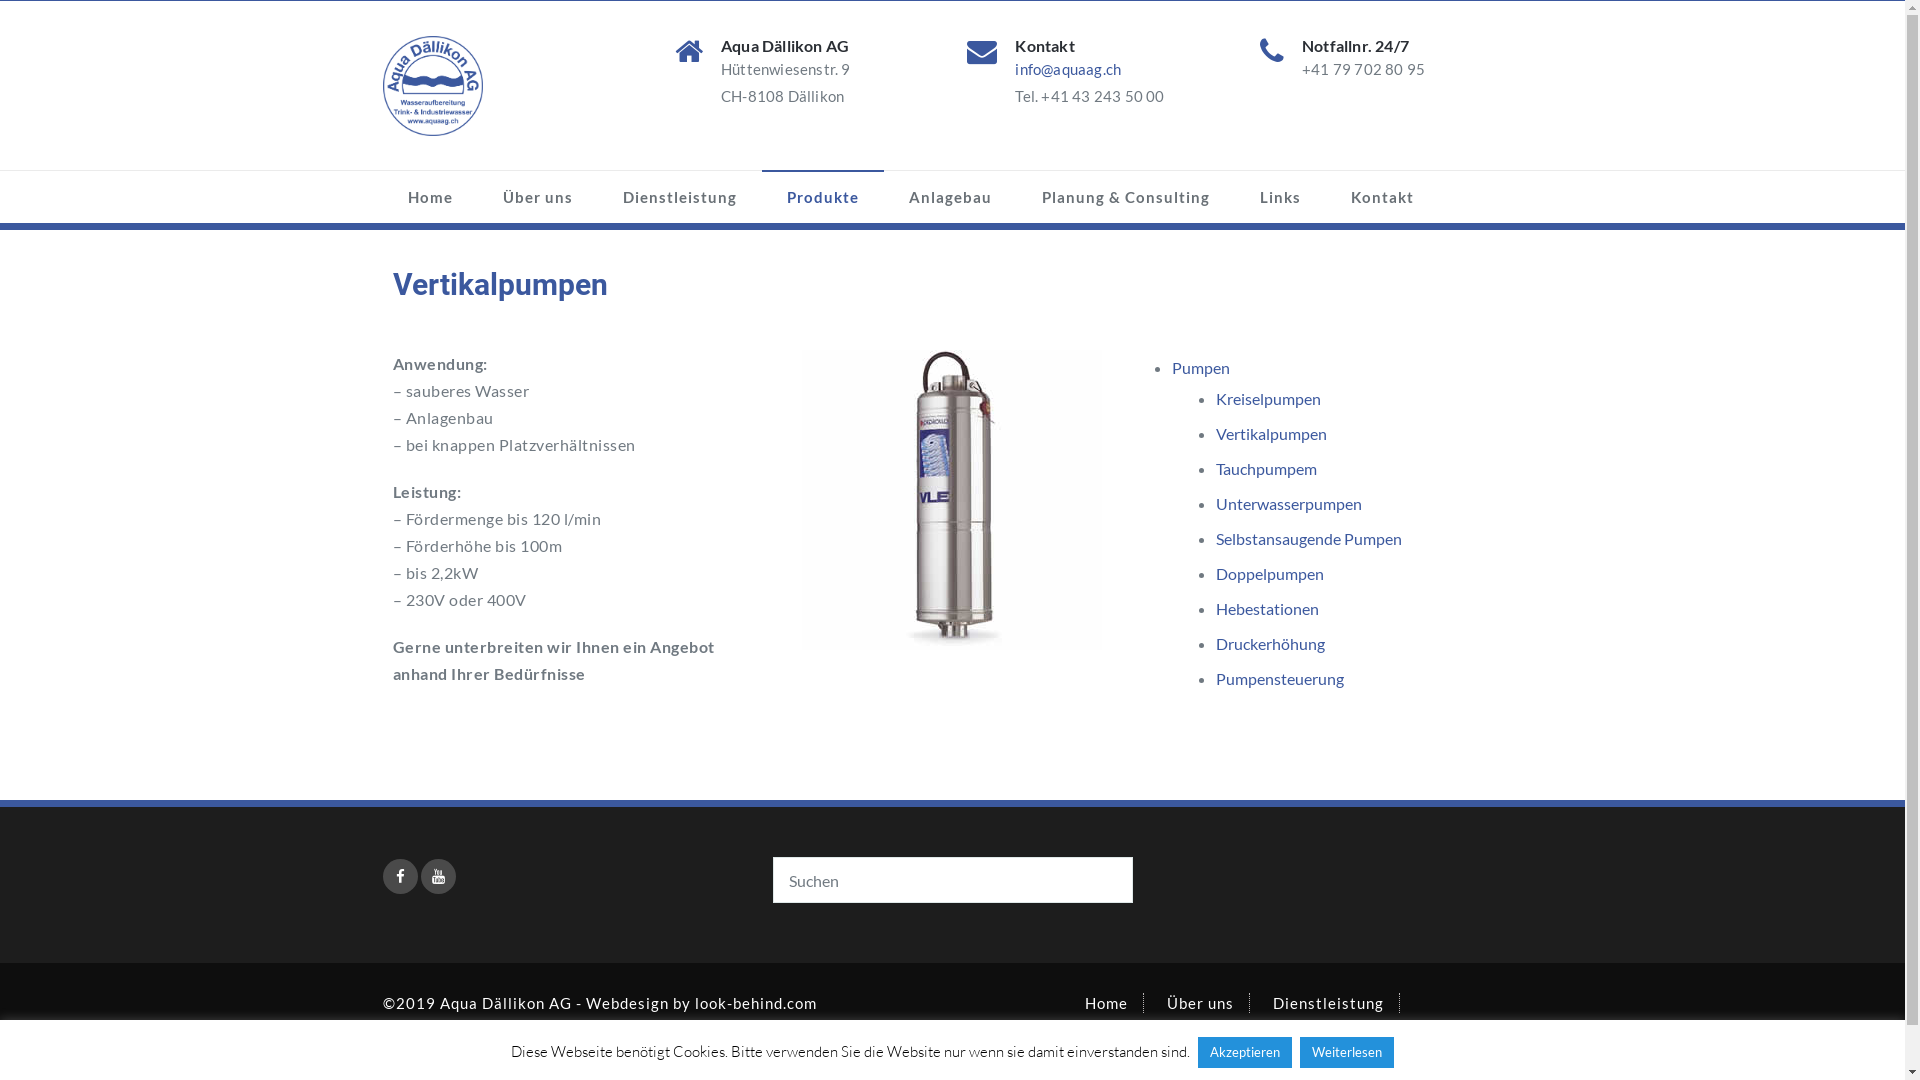  Describe the element at coordinates (949, 196) in the screenshot. I see `'Anlagebau'` at that location.